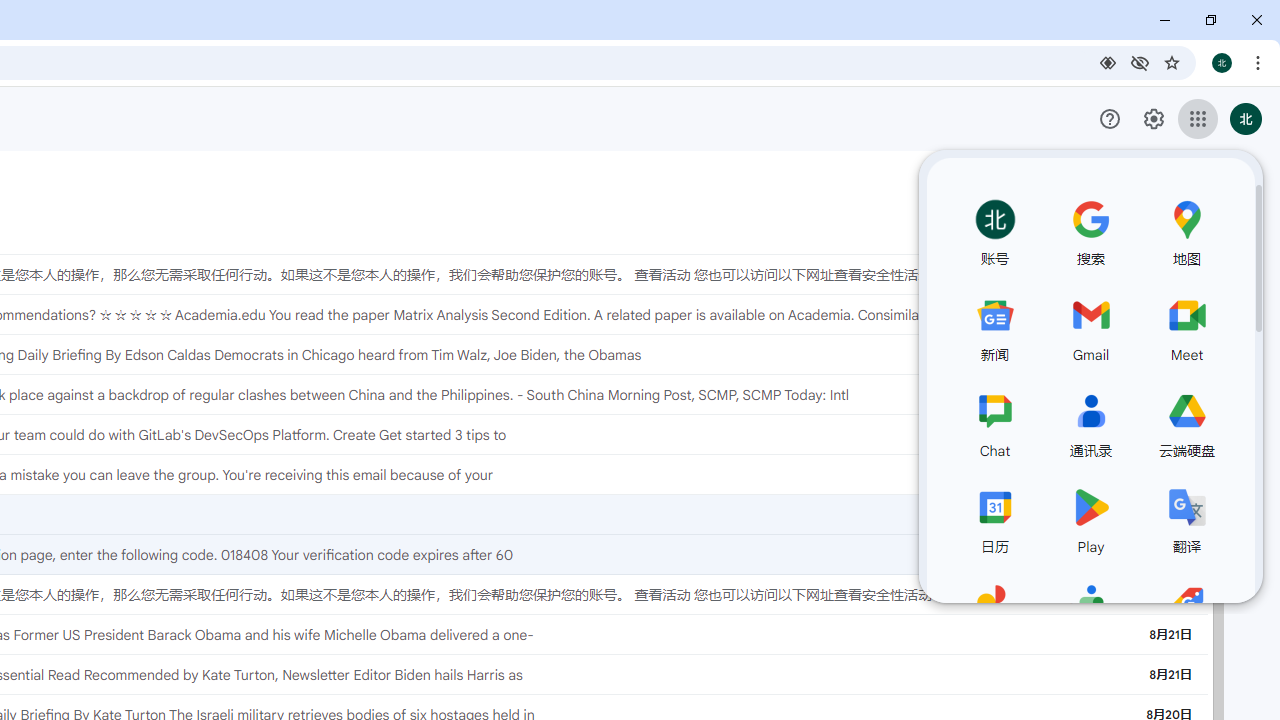 This screenshot has width=1280, height=720. I want to click on 'Chrome', so click(1259, 61).